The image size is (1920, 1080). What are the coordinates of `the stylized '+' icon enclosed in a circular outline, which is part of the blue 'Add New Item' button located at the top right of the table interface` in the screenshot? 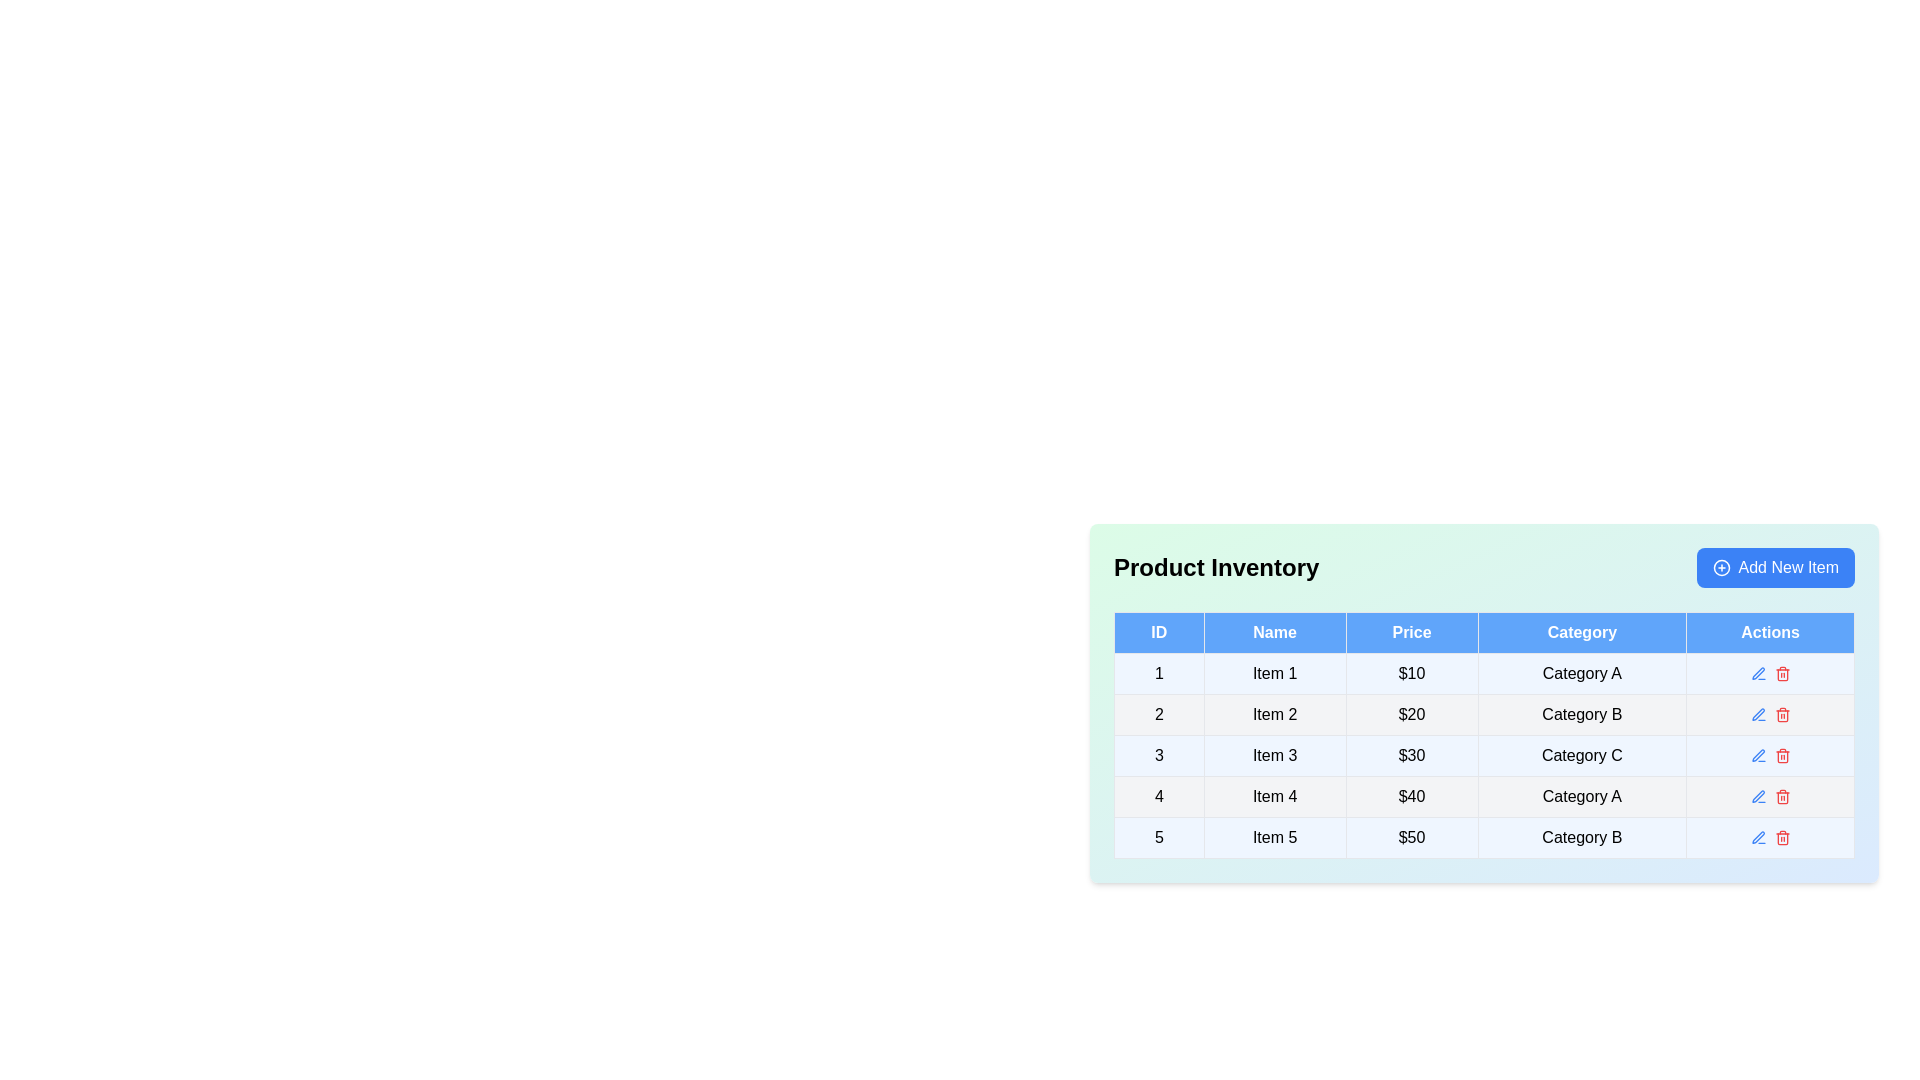 It's located at (1720, 567).